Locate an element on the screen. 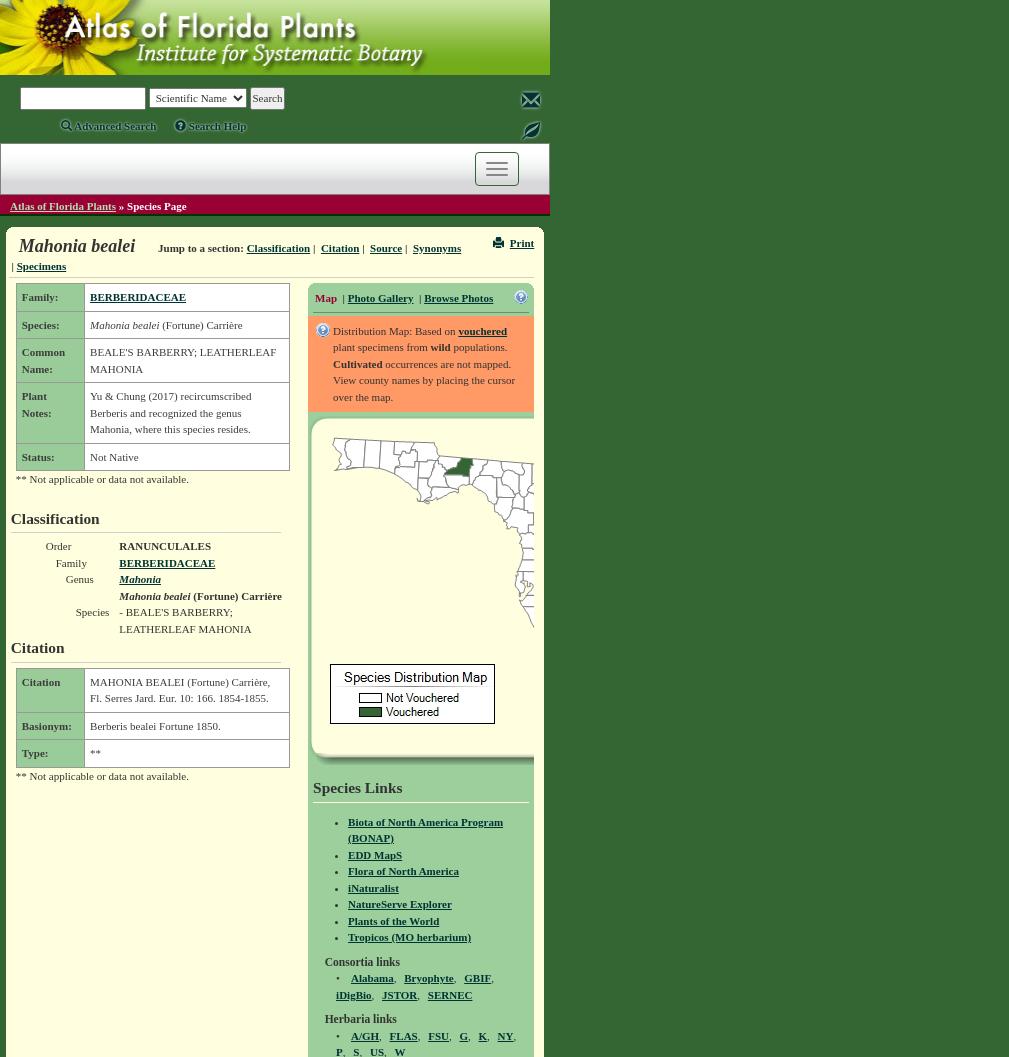 The height and width of the screenshot is (1057, 1009). 'plant specimens from' is located at coordinates (380, 347).